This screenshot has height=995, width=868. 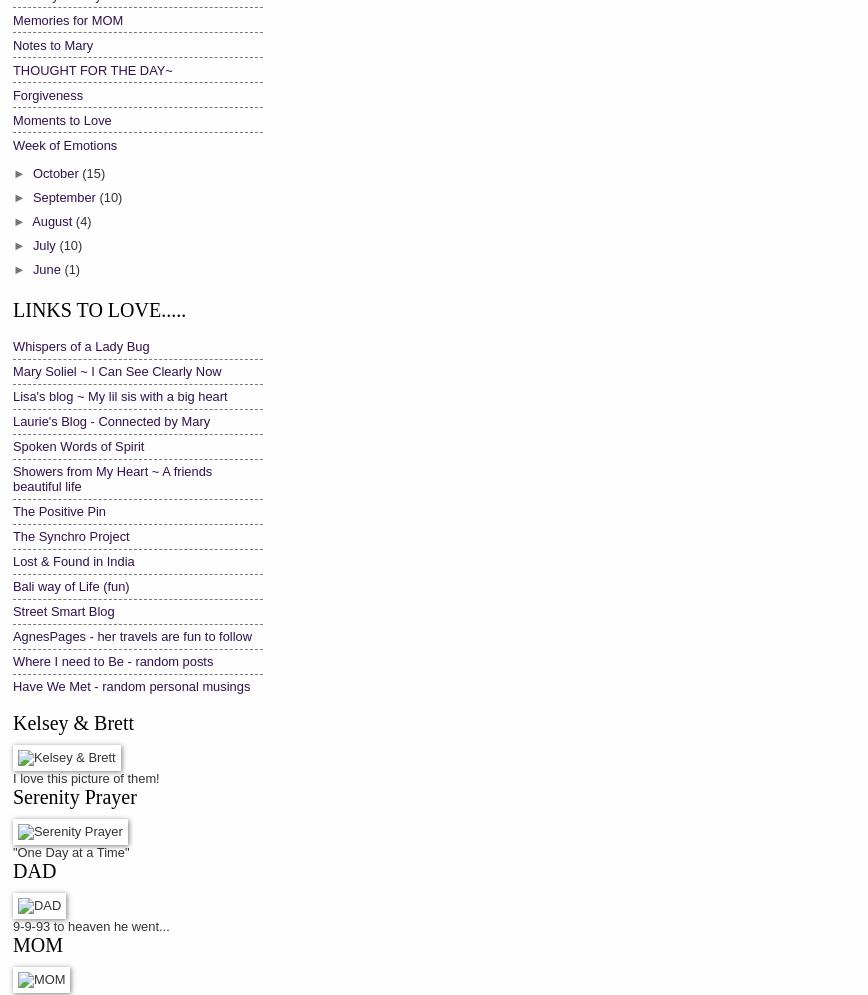 I want to click on 'DAD', so click(x=34, y=870).